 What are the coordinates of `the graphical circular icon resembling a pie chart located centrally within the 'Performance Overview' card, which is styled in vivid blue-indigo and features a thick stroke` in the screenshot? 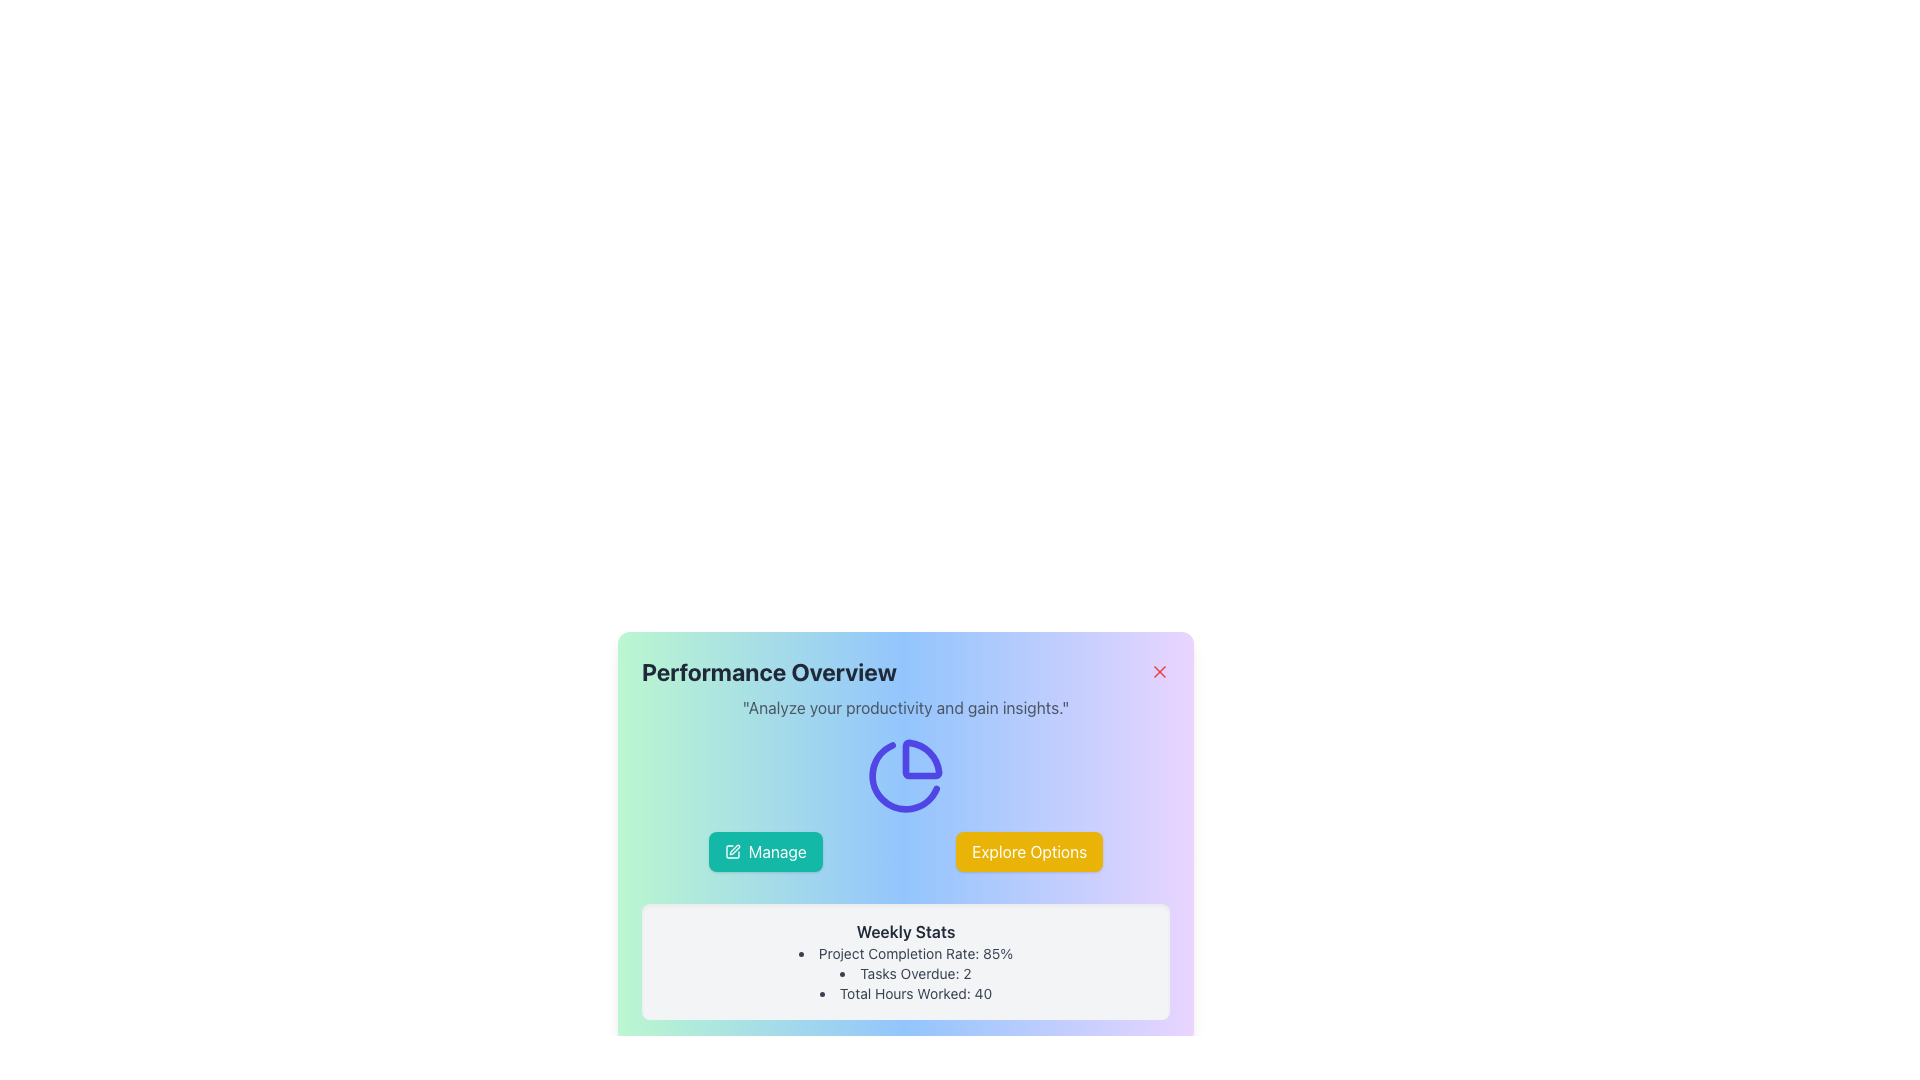 It's located at (905, 774).